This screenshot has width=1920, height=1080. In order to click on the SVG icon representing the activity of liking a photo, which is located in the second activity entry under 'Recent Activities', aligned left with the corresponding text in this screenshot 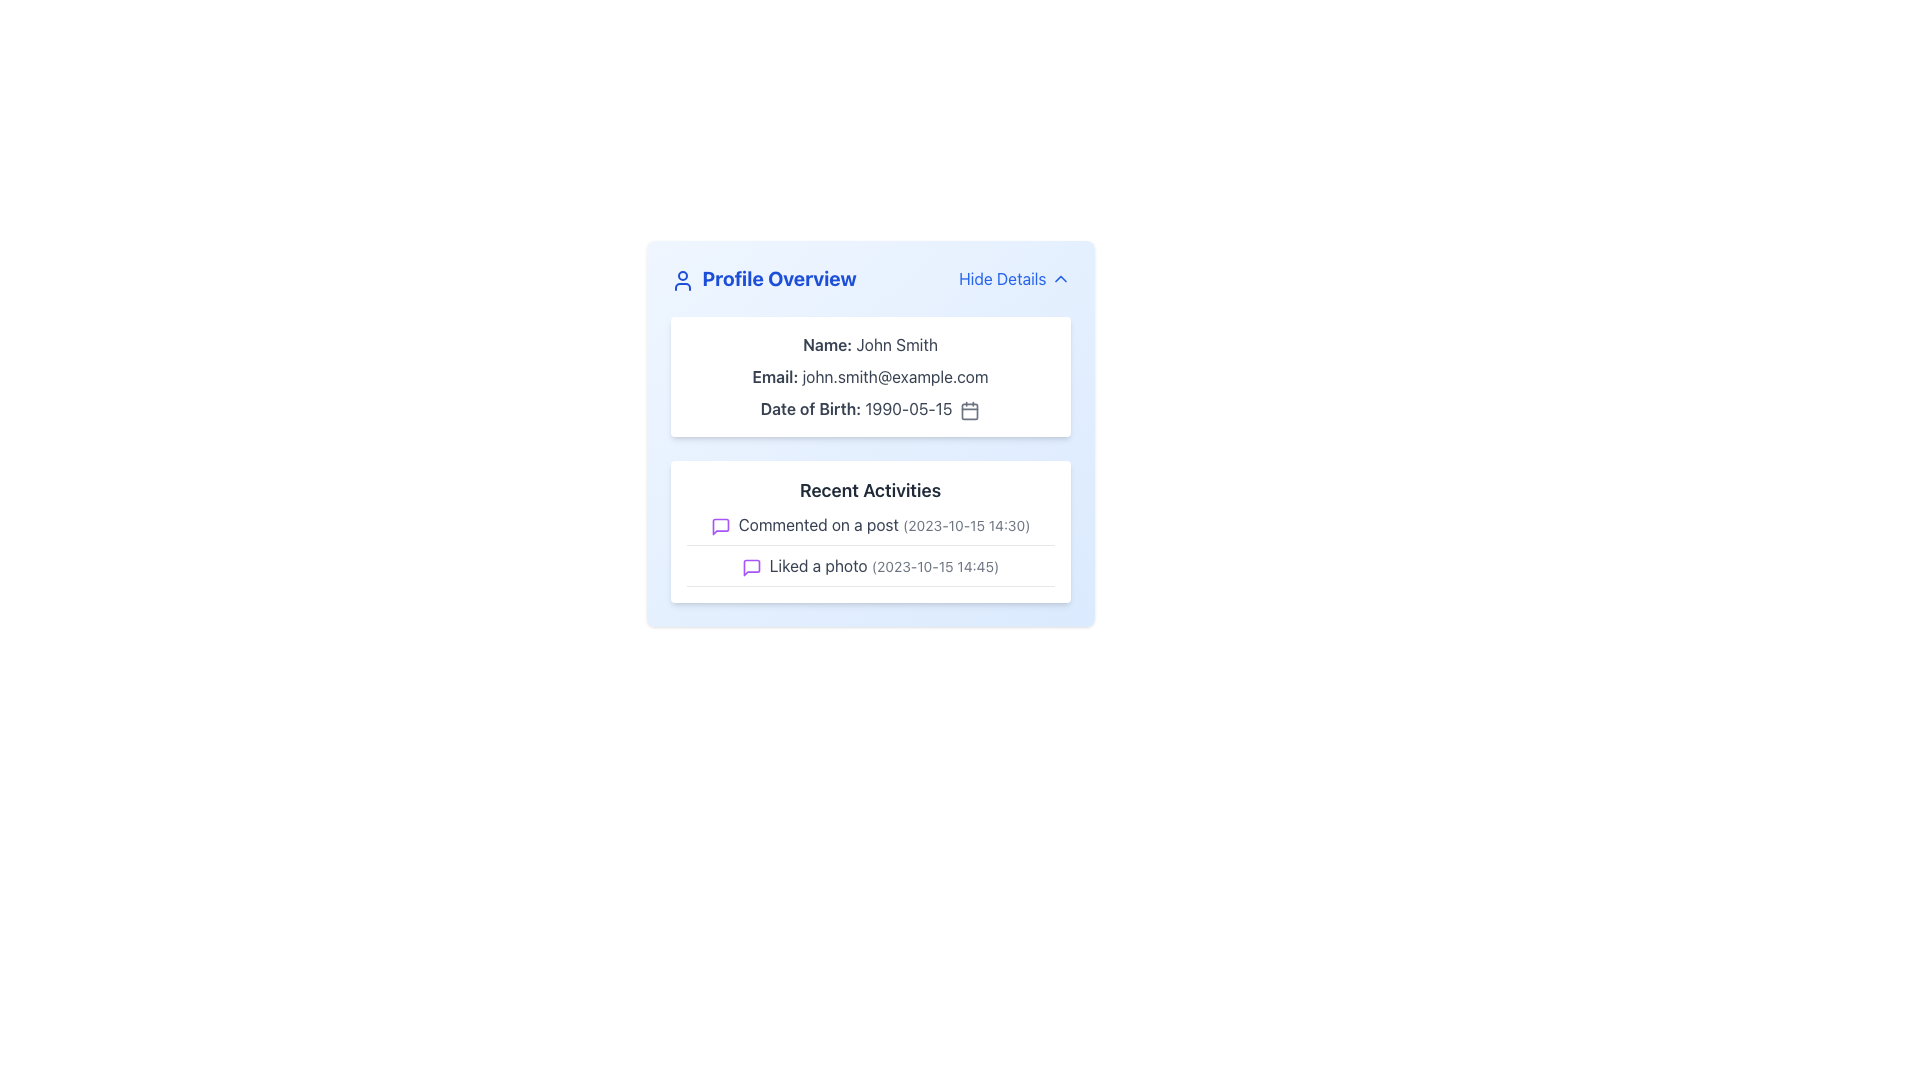, I will do `click(750, 567)`.